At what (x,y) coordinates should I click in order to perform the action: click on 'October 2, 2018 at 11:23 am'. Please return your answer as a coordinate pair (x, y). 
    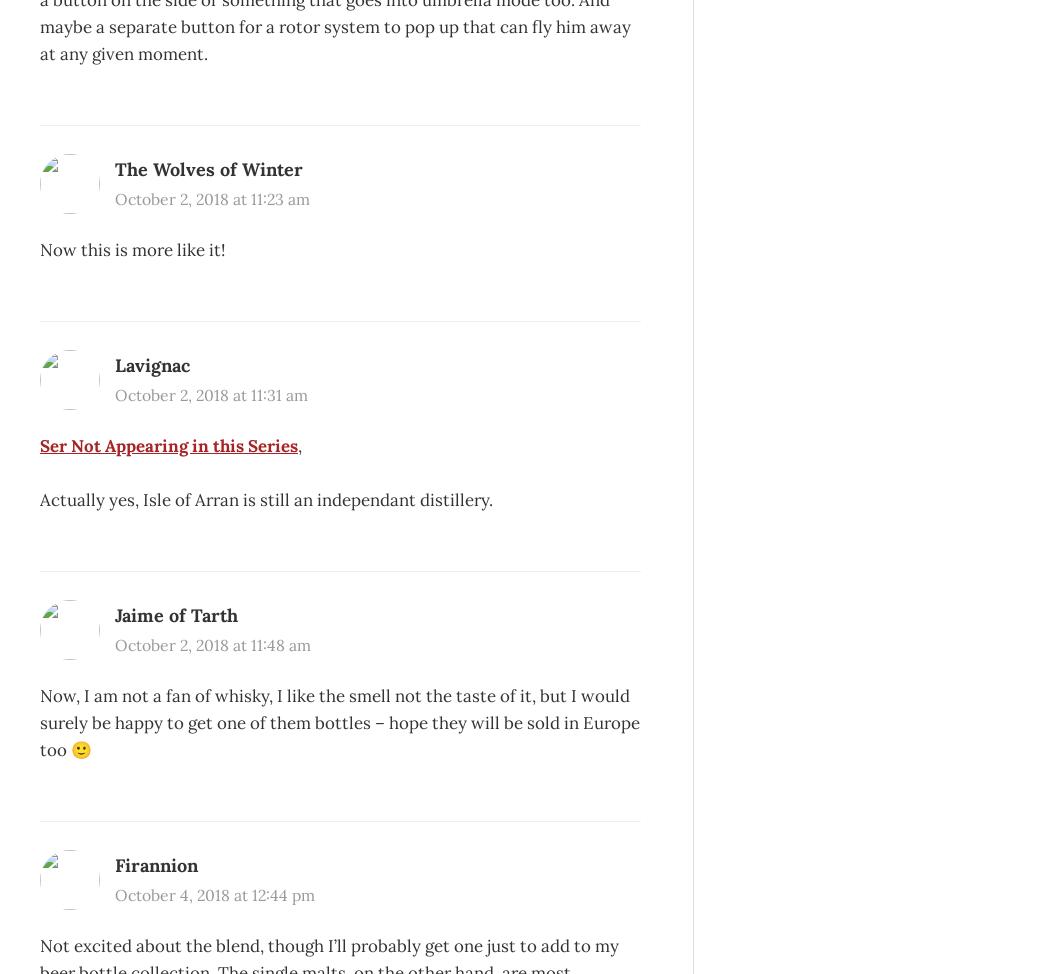
    Looking at the image, I should click on (211, 198).